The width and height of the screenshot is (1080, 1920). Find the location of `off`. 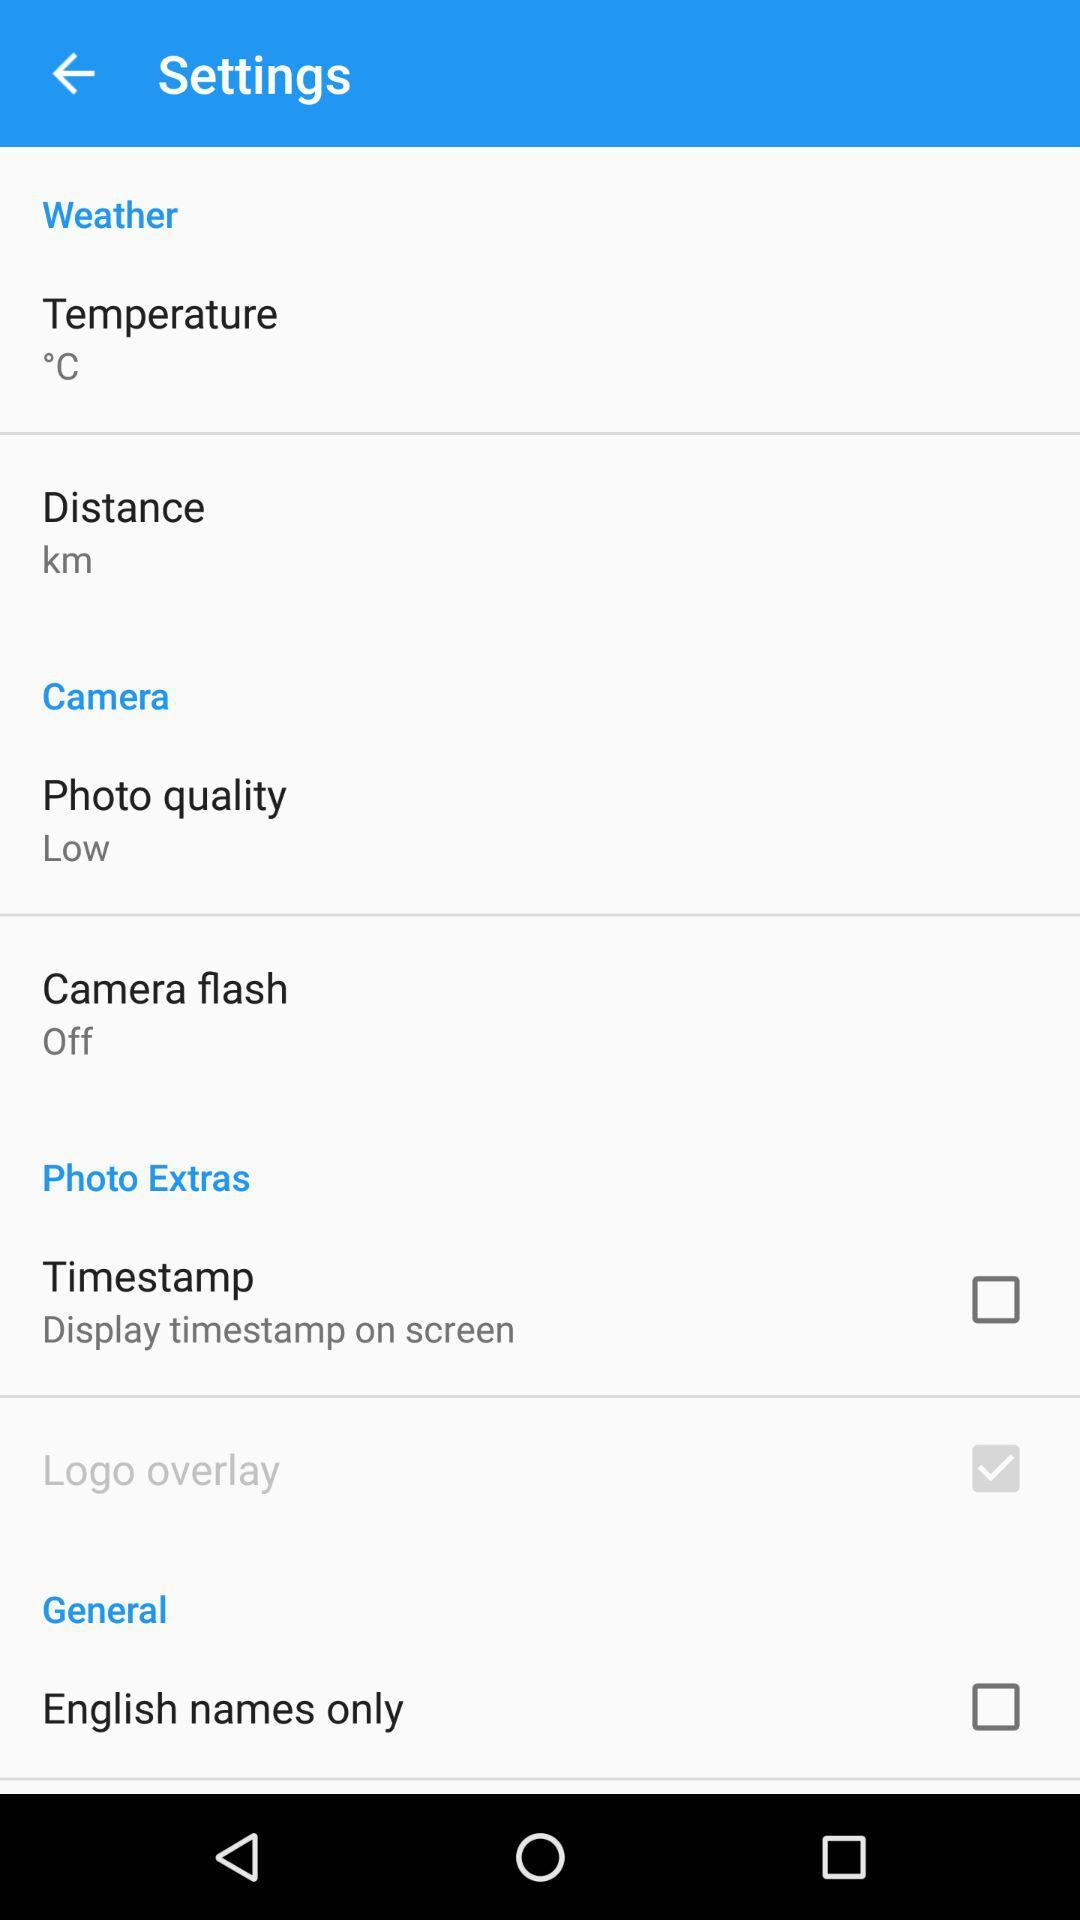

off is located at coordinates (66, 1040).